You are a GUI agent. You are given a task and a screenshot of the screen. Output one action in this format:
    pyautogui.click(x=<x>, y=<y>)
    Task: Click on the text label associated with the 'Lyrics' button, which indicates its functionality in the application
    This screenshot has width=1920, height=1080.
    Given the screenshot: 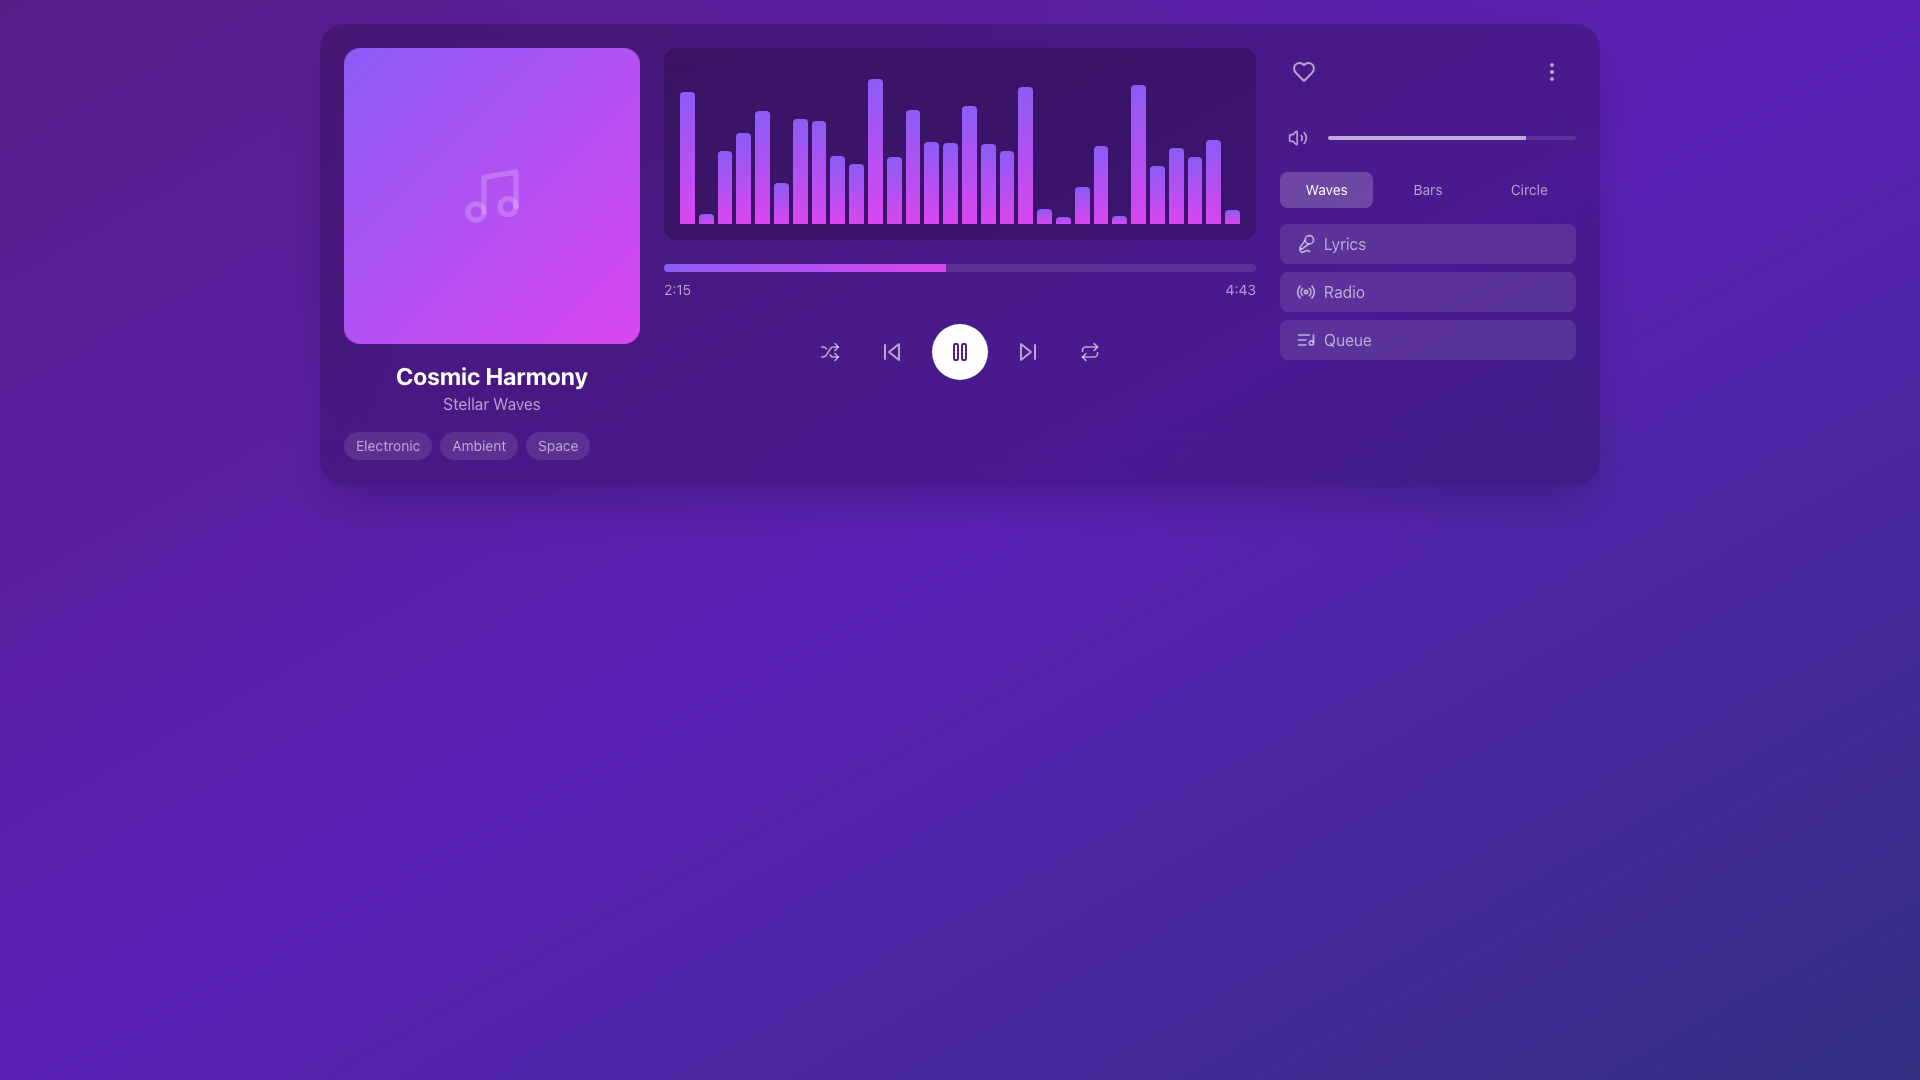 What is the action you would take?
    pyautogui.click(x=1345, y=242)
    